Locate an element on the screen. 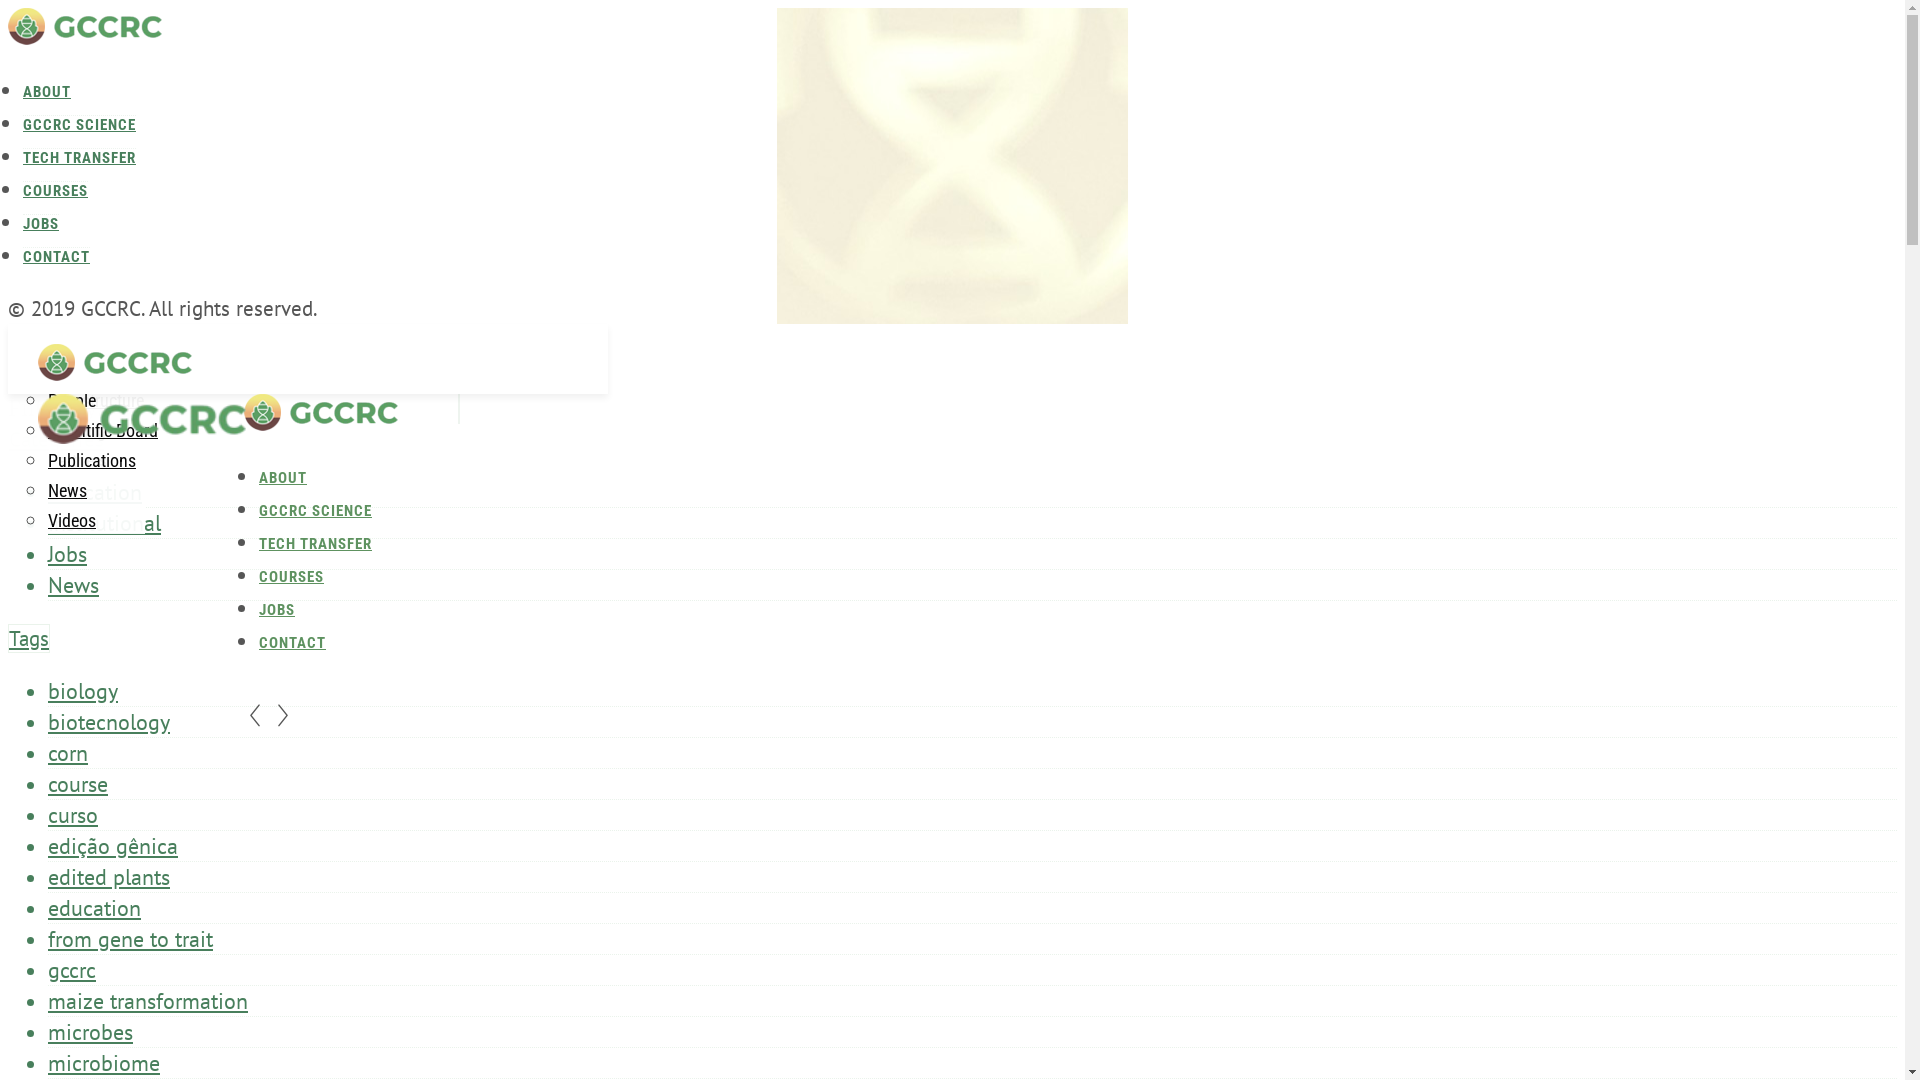  'Education' is located at coordinates (94, 492).